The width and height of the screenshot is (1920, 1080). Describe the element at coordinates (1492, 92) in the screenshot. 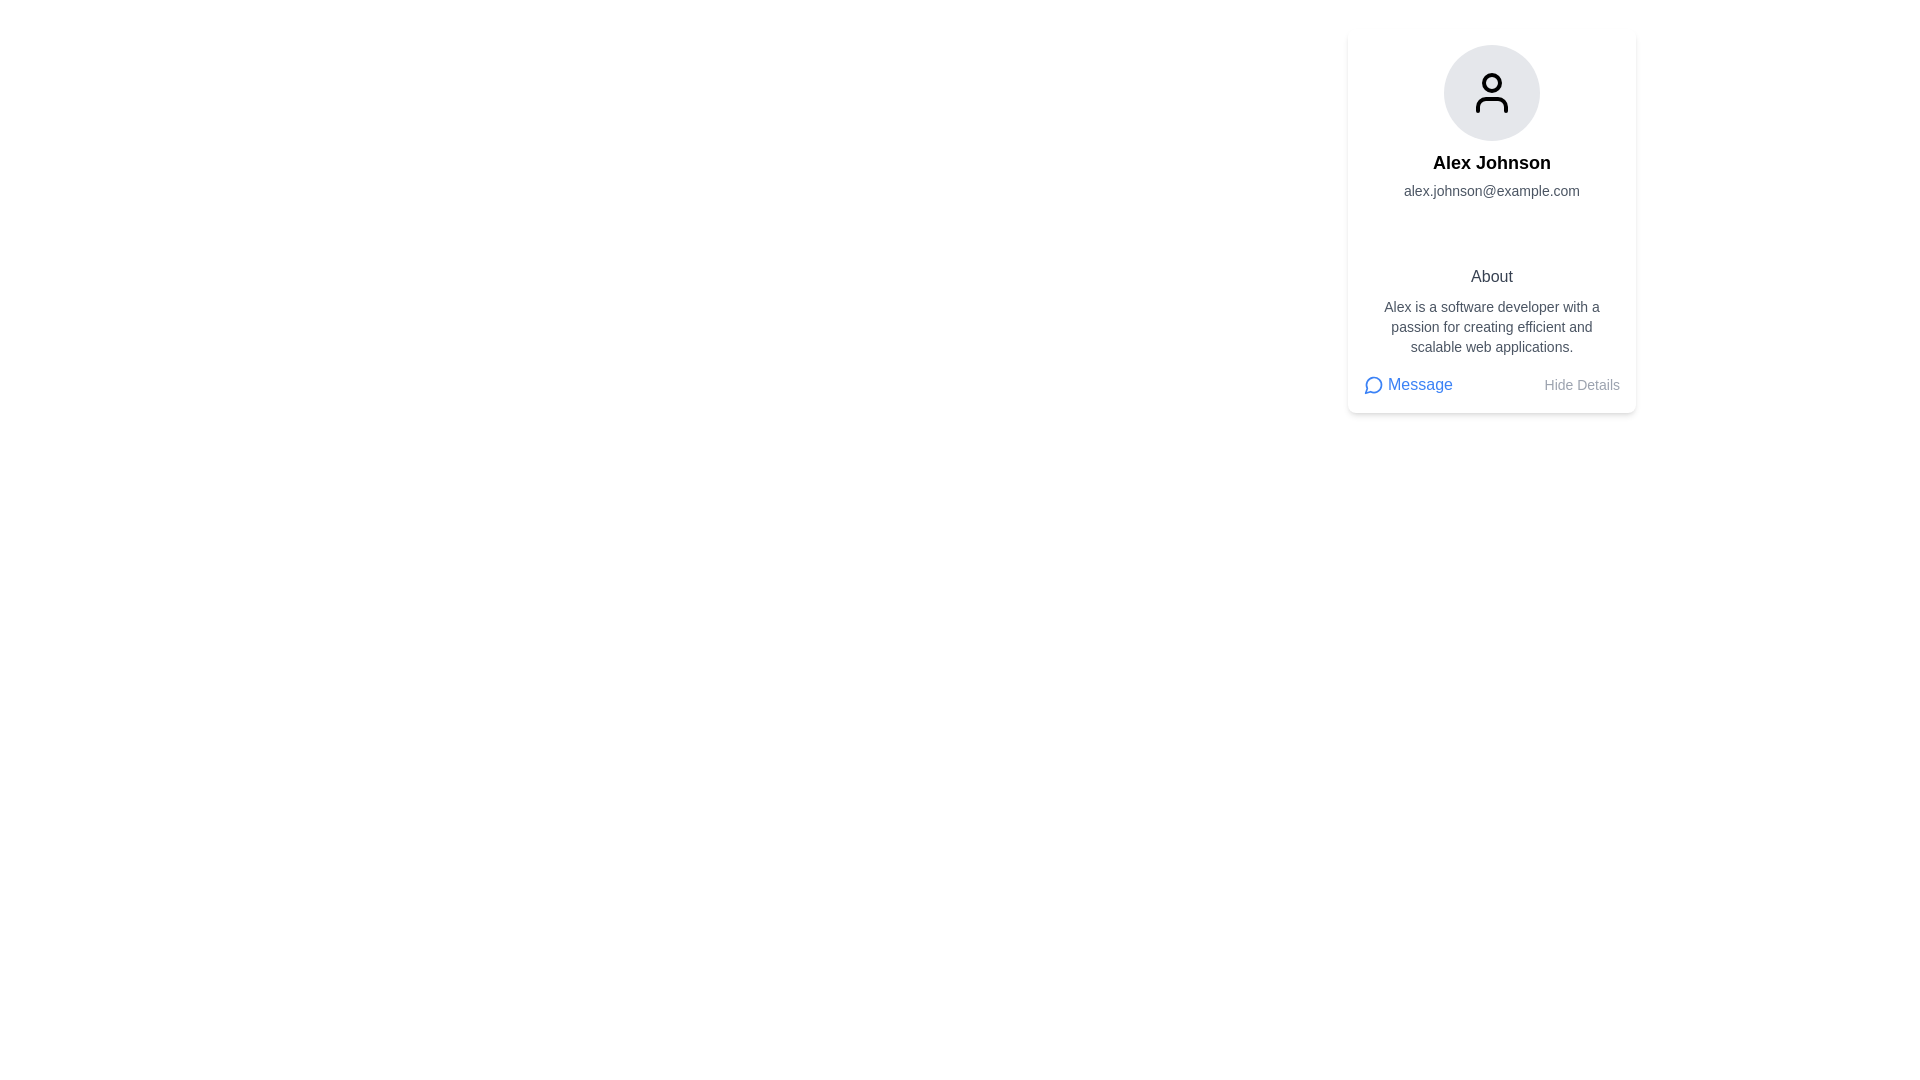

I see `the user profile picture placeholder icon located at the top center of the user profile card` at that location.